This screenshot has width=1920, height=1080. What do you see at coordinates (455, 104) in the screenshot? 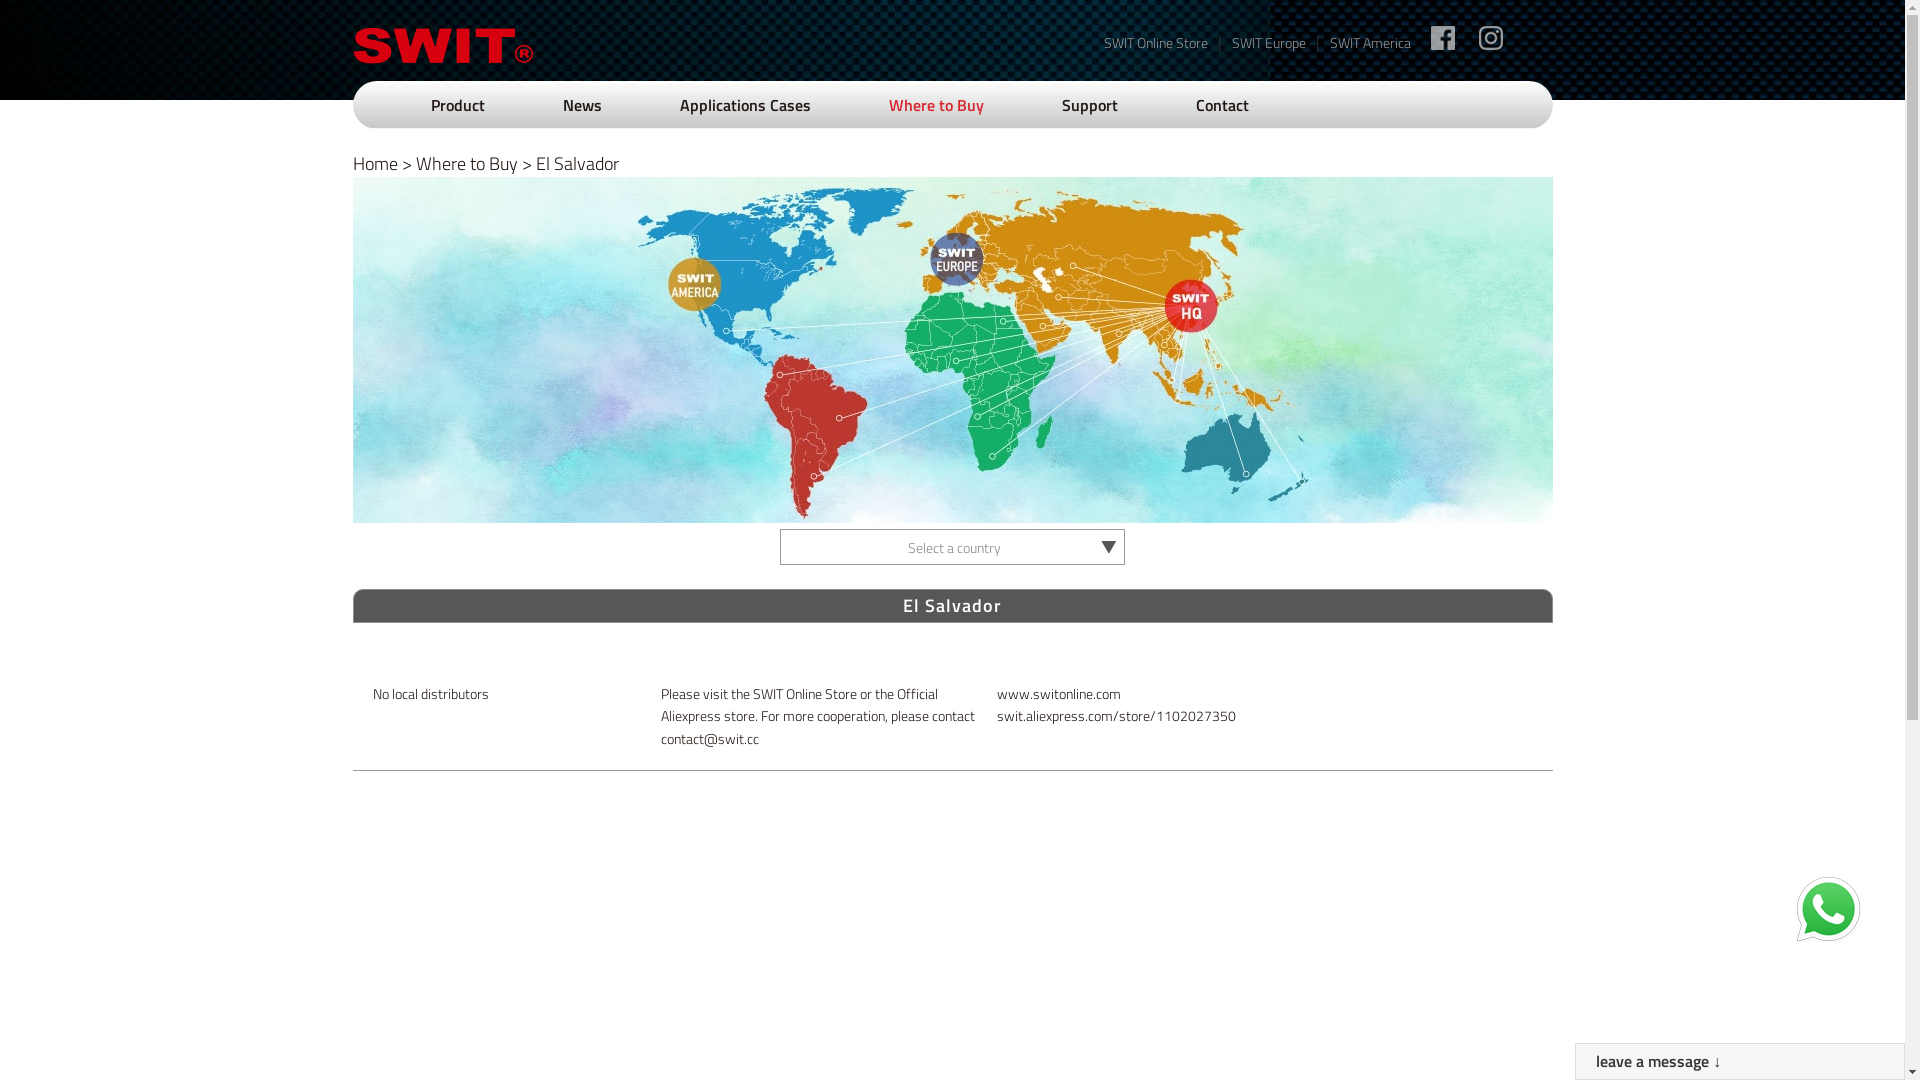
I see `'Product'` at bounding box center [455, 104].